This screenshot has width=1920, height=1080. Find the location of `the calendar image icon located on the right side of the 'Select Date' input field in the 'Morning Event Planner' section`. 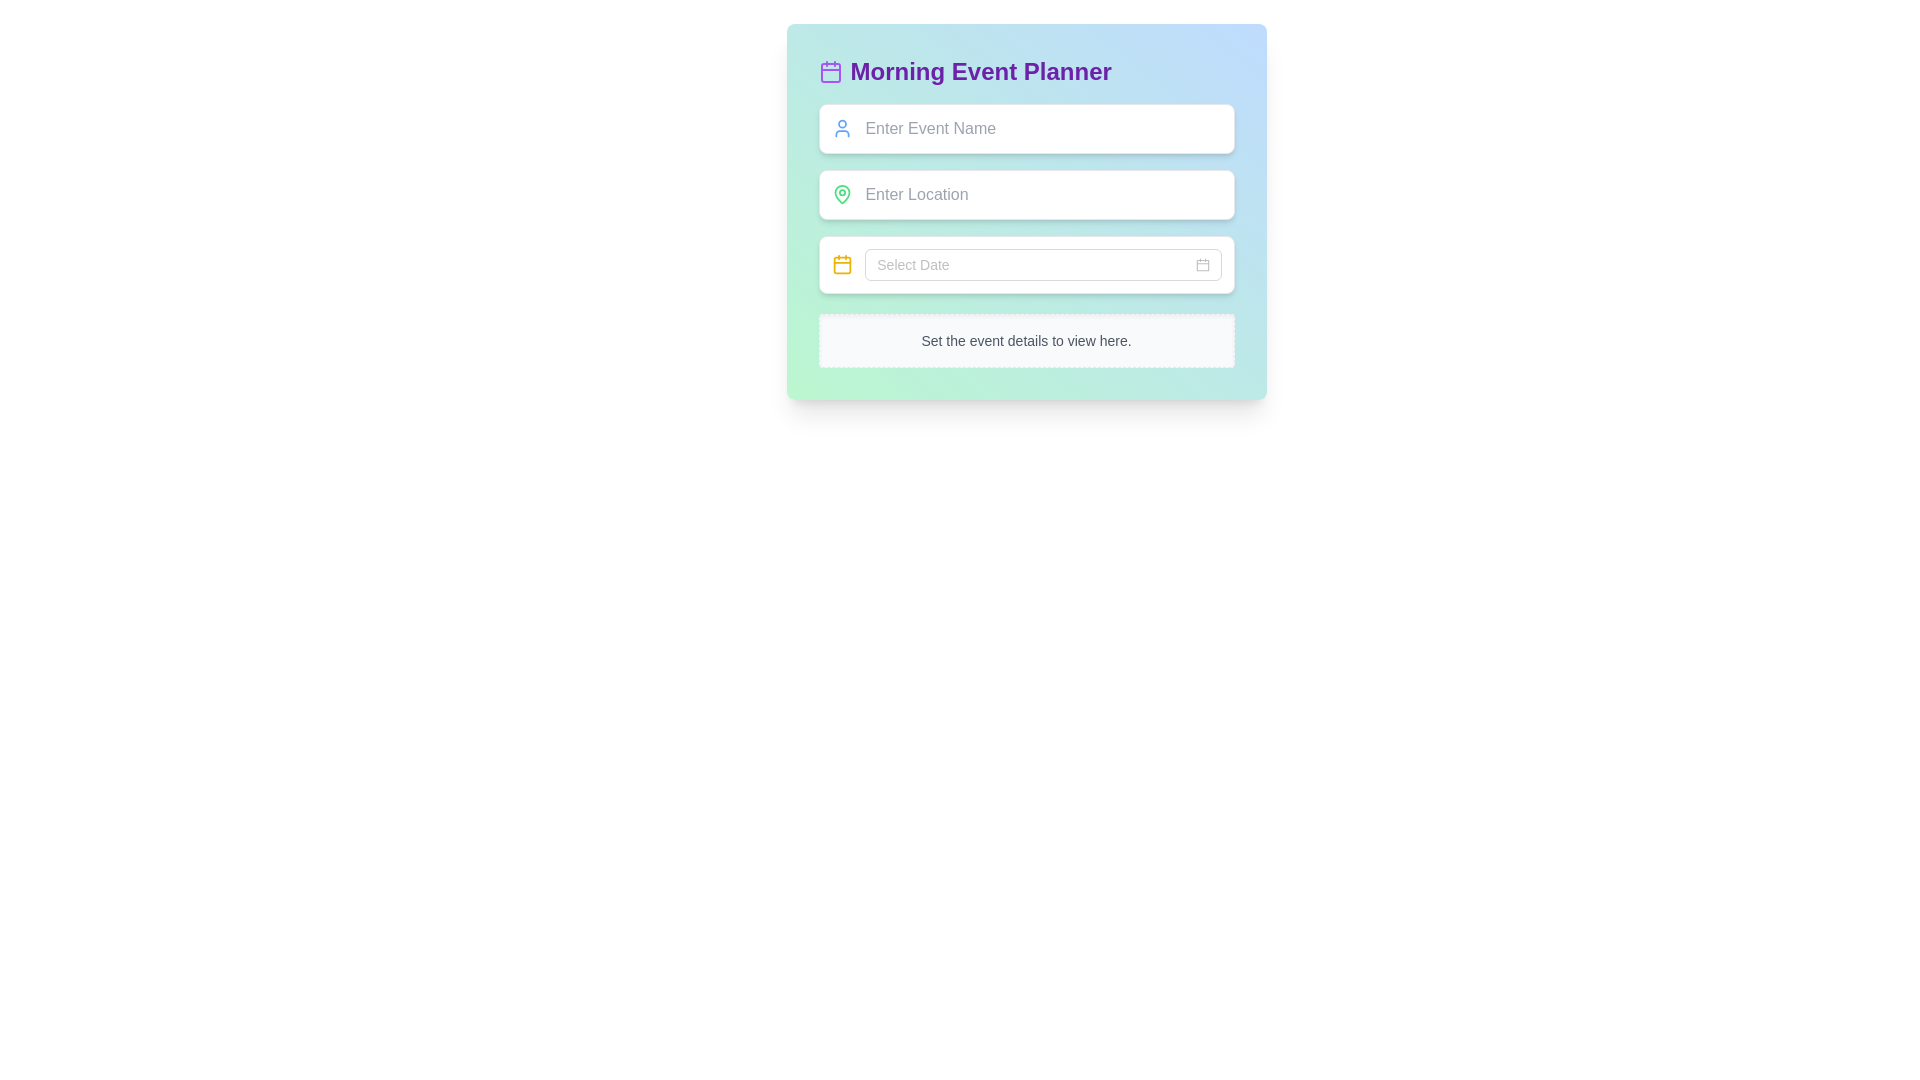

the calendar image icon located on the right side of the 'Select Date' input field in the 'Morning Event Planner' section is located at coordinates (1201, 264).